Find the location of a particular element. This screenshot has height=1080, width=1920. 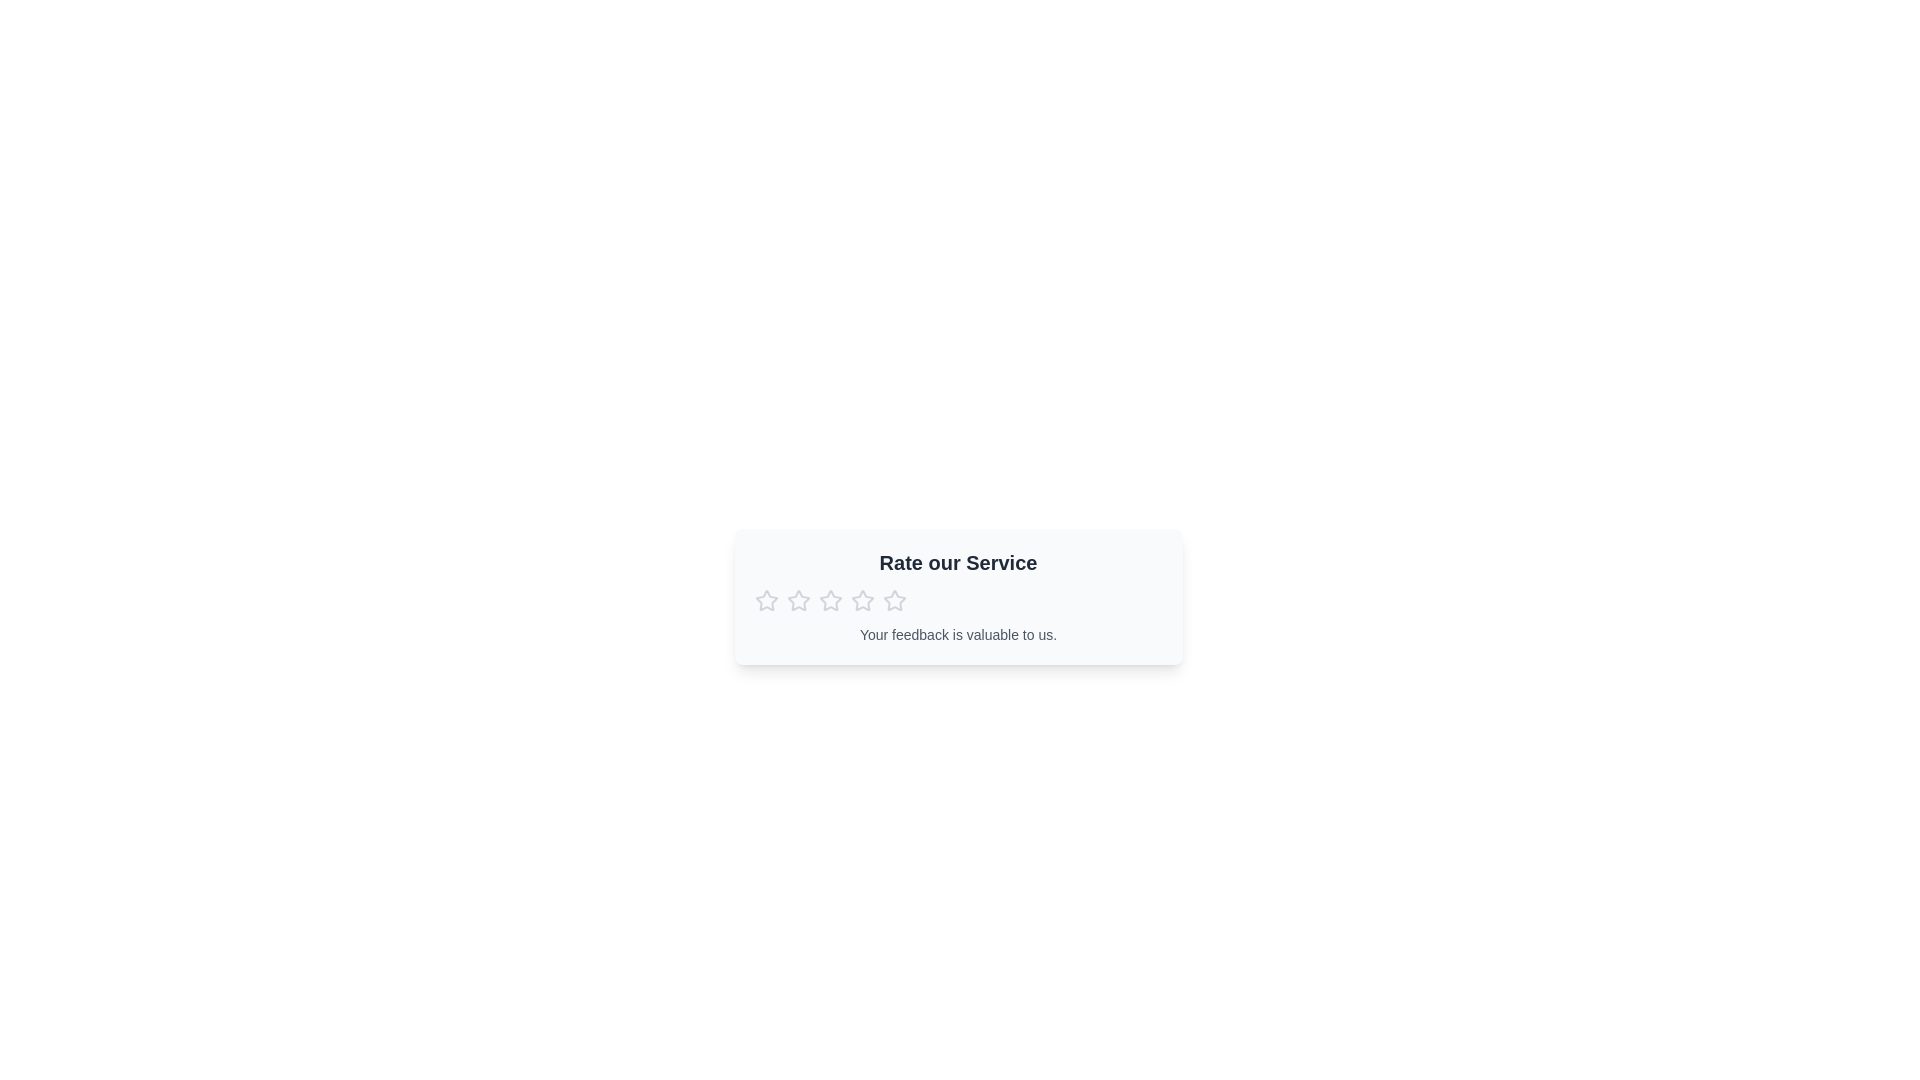

the second star icon in the 5-star rating system to register a 2-star rating for the service evaluation is located at coordinates (797, 599).